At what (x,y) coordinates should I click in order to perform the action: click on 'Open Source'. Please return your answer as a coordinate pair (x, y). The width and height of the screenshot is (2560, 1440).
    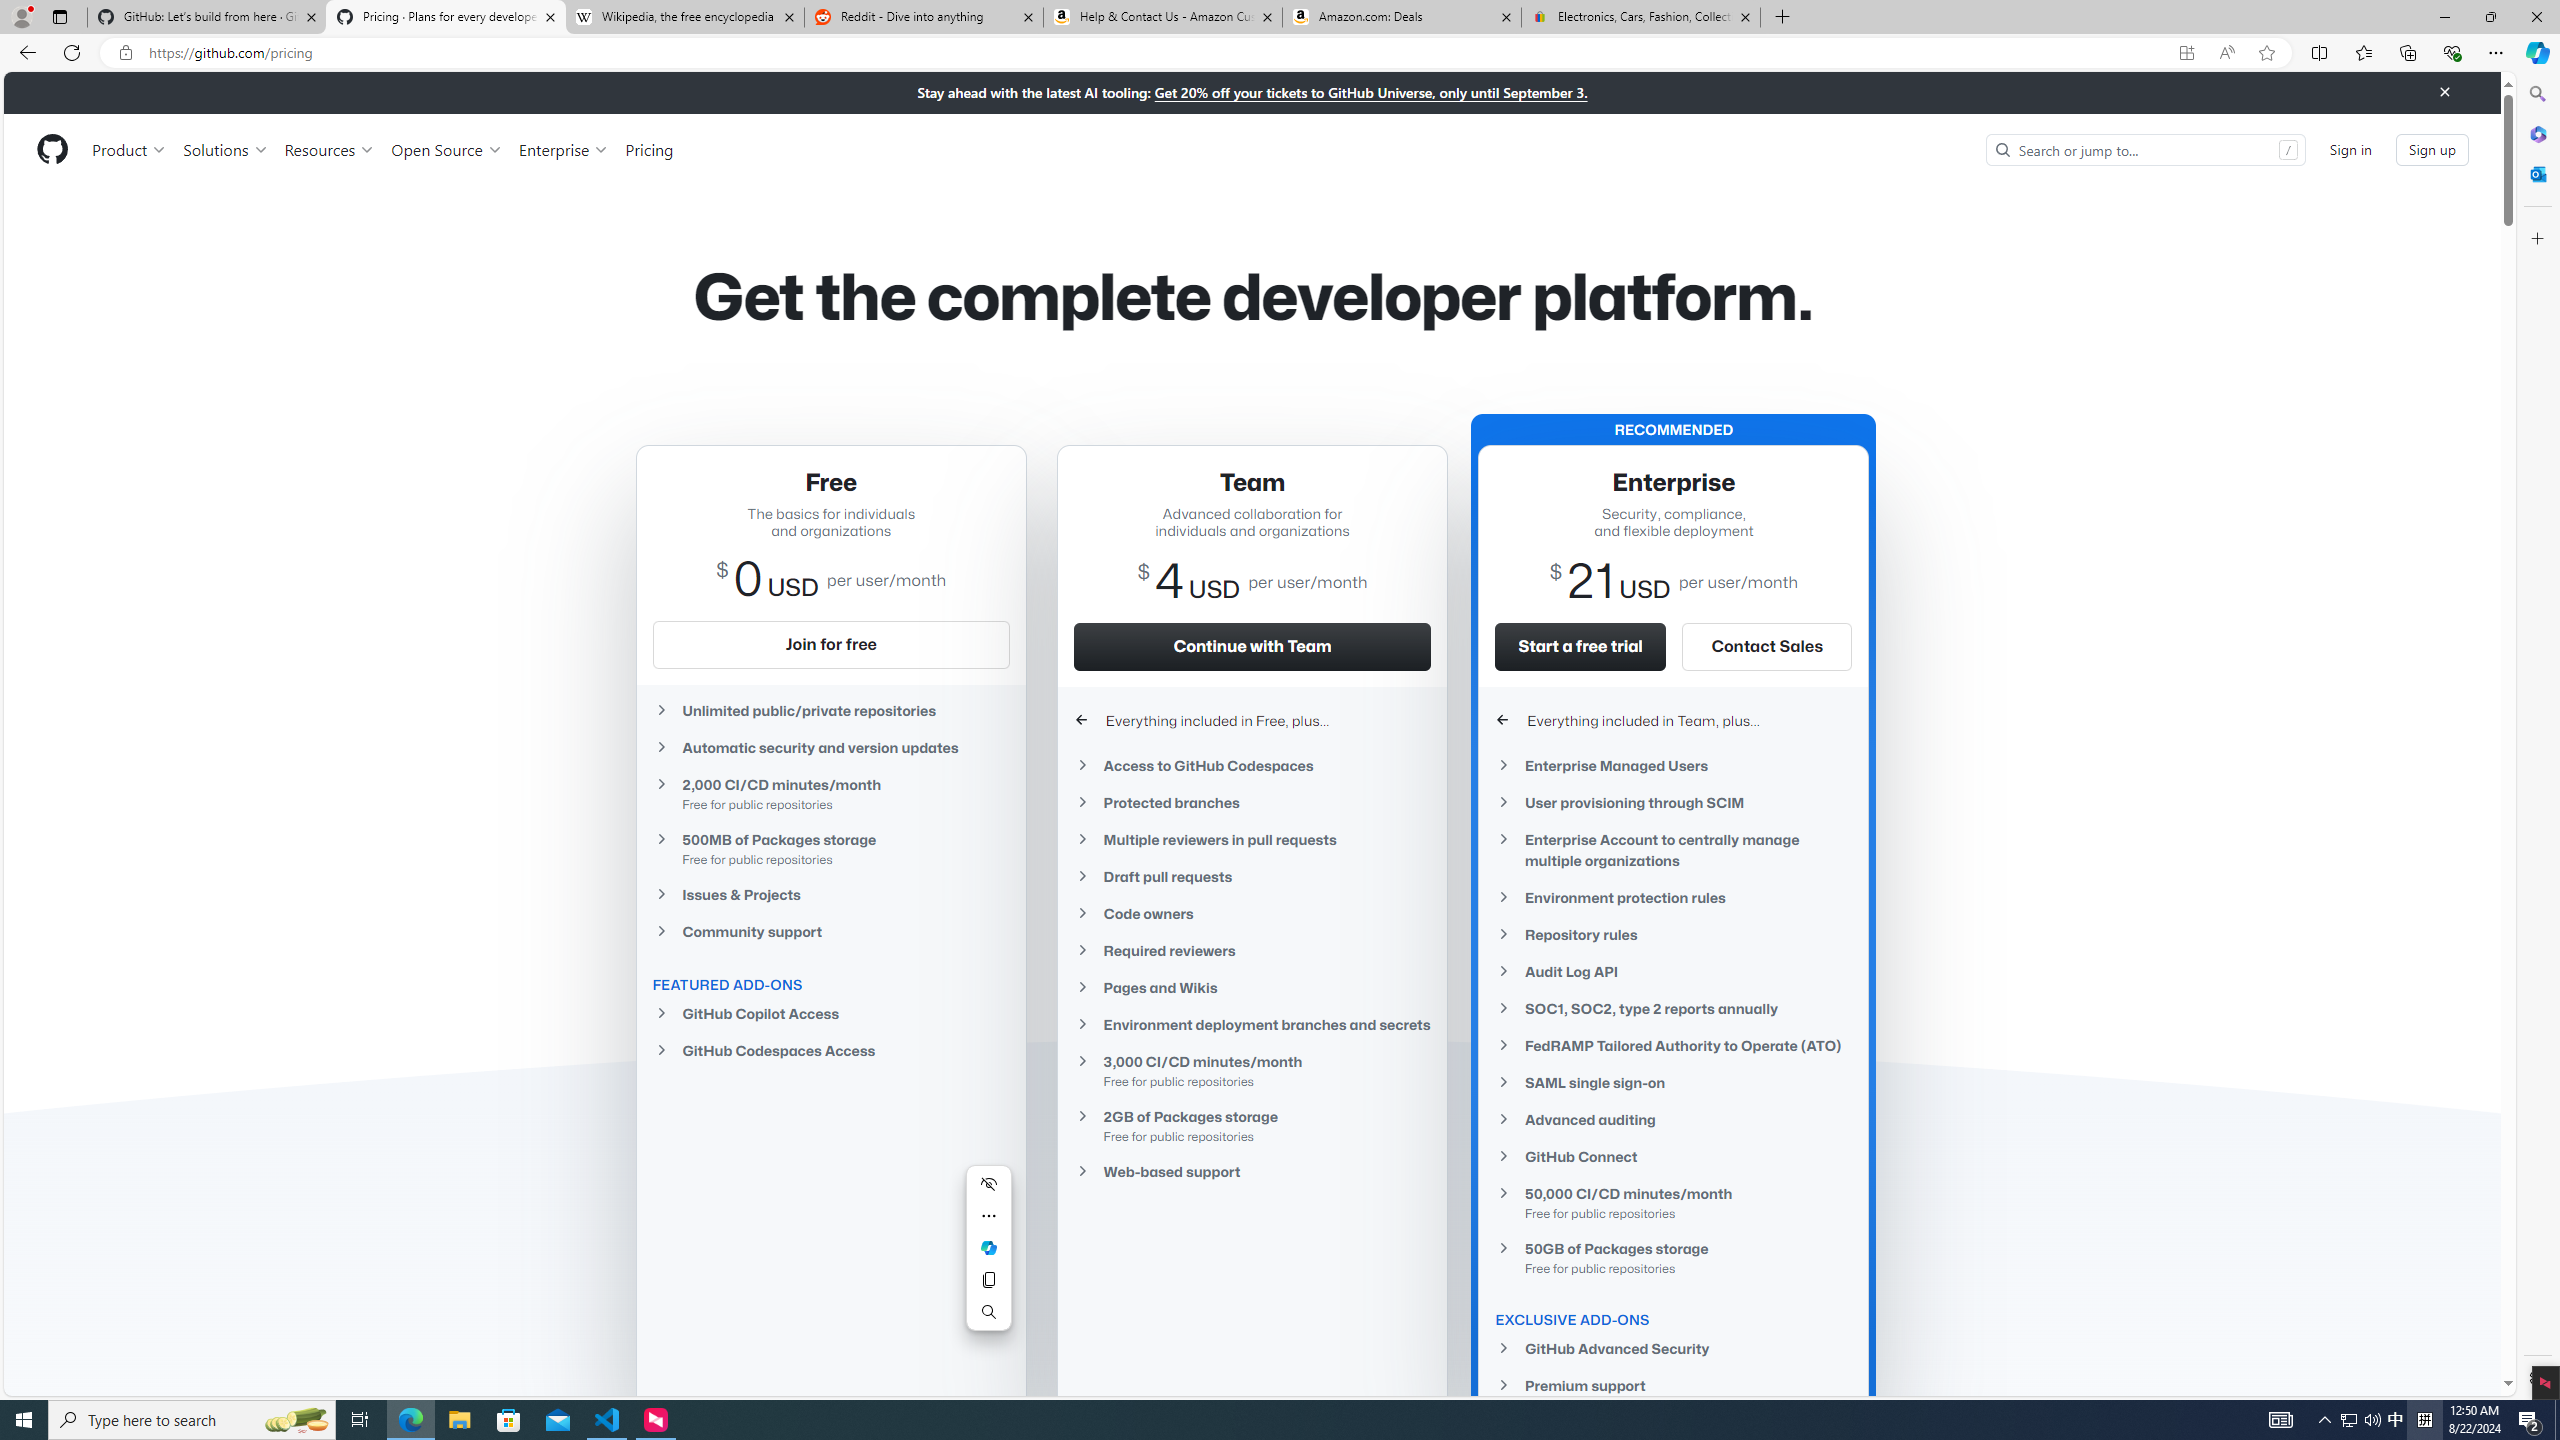
    Looking at the image, I should click on (448, 149).